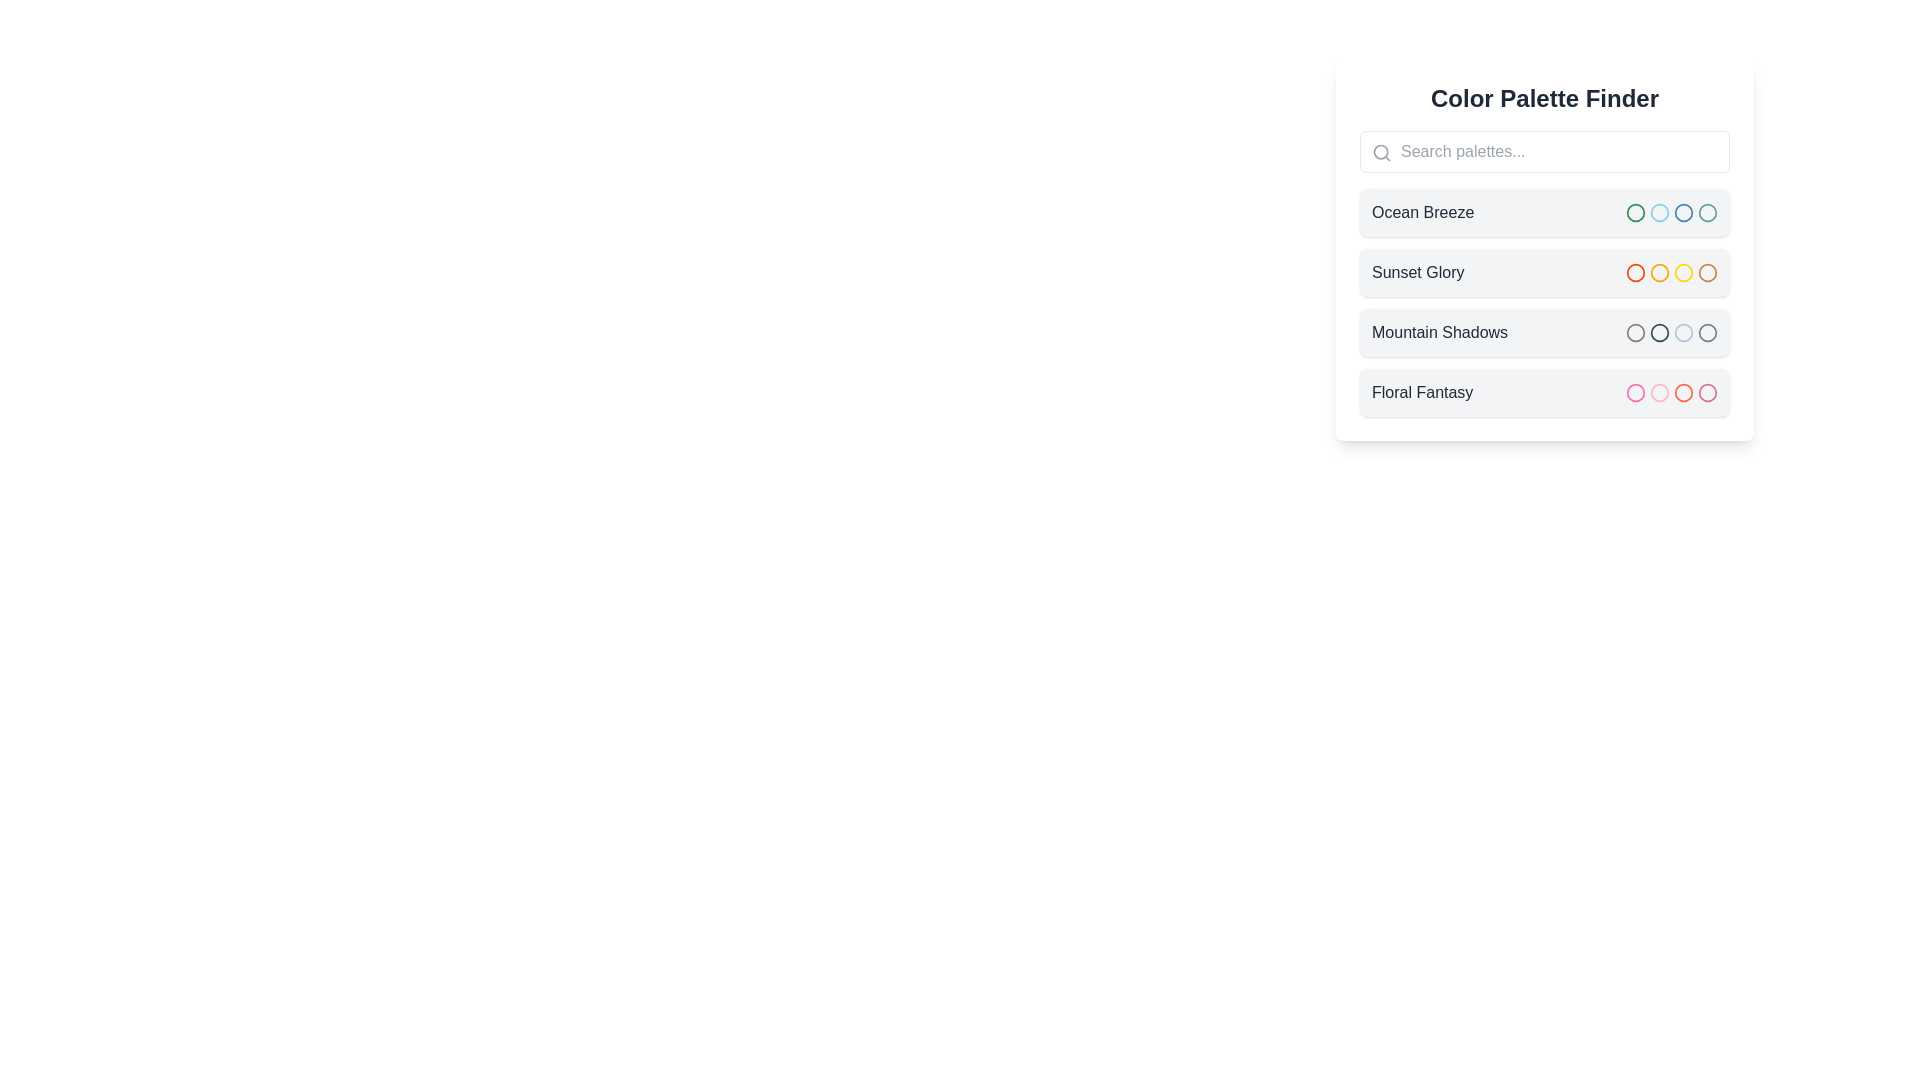 This screenshot has height=1080, width=1920. What do you see at coordinates (1671, 212) in the screenshot?
I see `the first circular icon in the horizontal group of icons in the 'Color Palette Finder' widget` at bounding box center [1671, 212].